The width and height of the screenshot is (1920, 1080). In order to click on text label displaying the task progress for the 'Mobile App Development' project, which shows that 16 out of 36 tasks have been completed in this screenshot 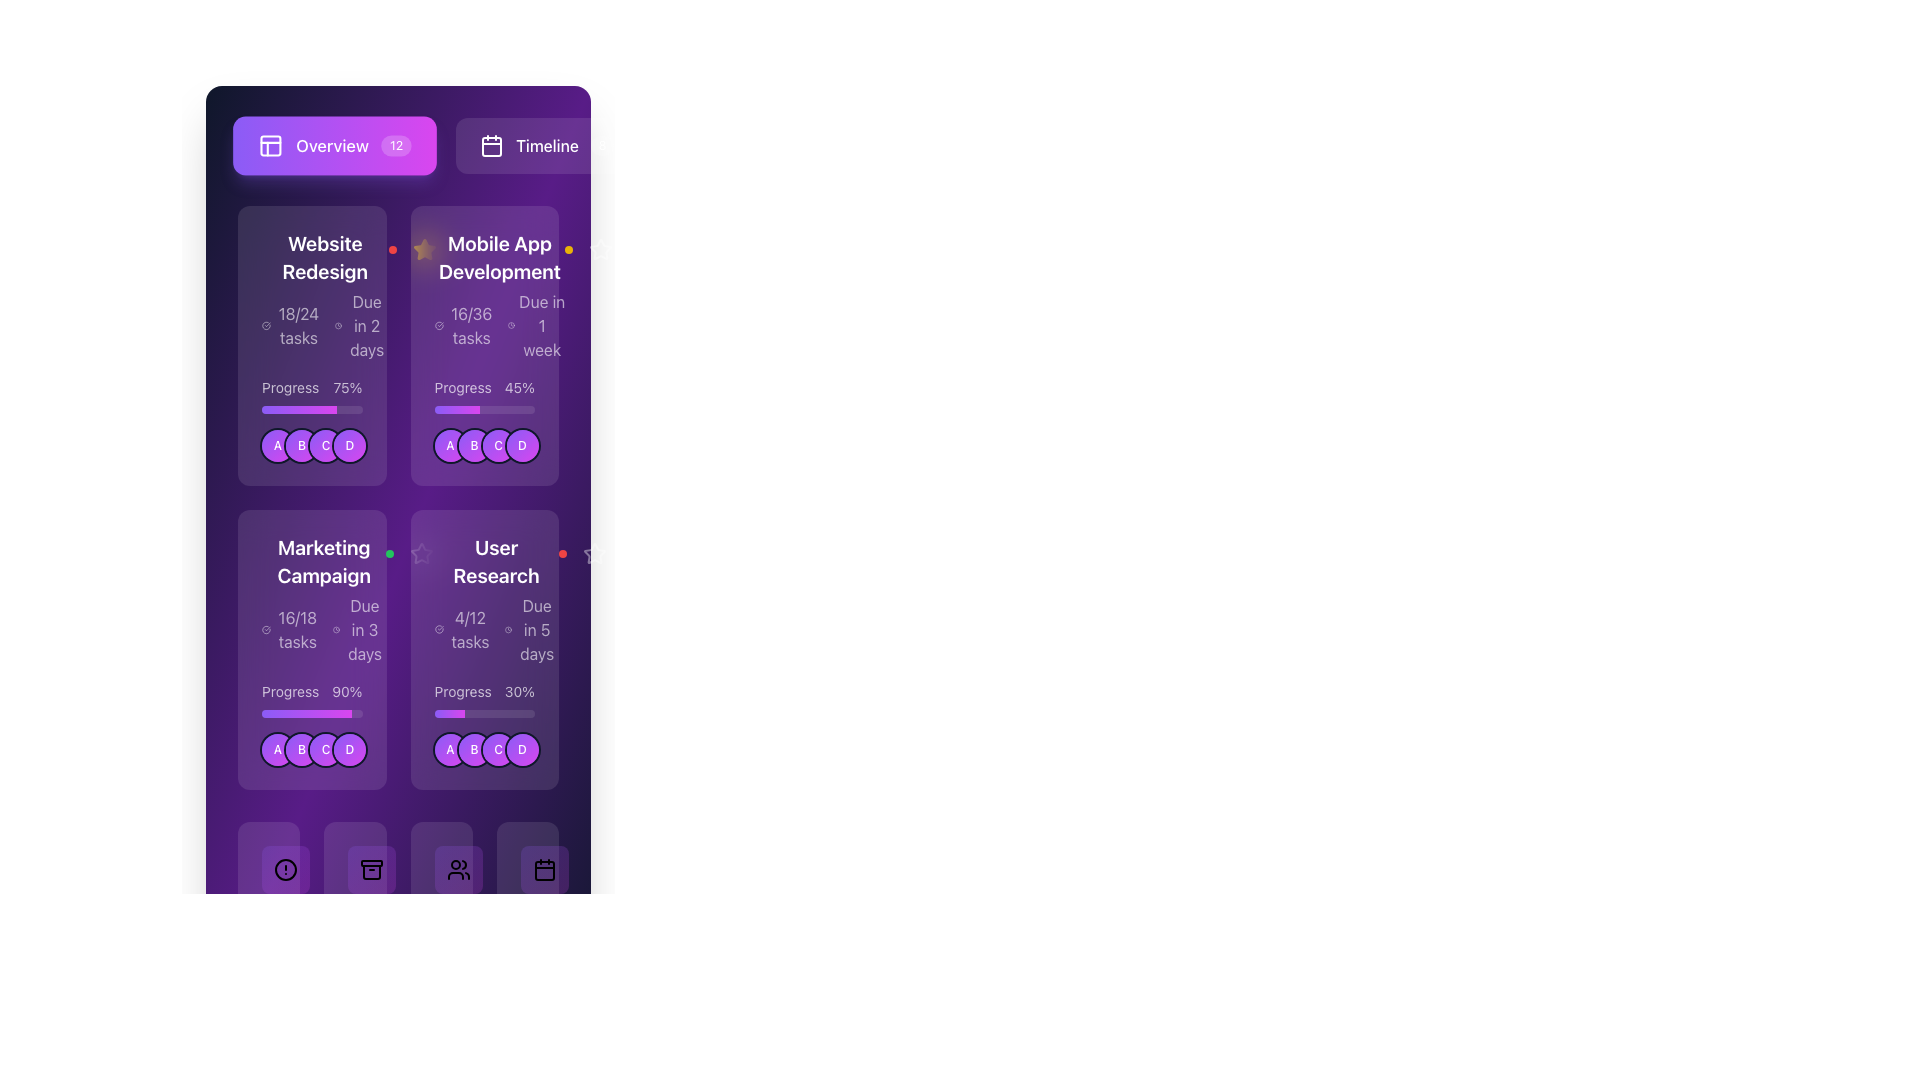, I will do `click(470, 325)`.